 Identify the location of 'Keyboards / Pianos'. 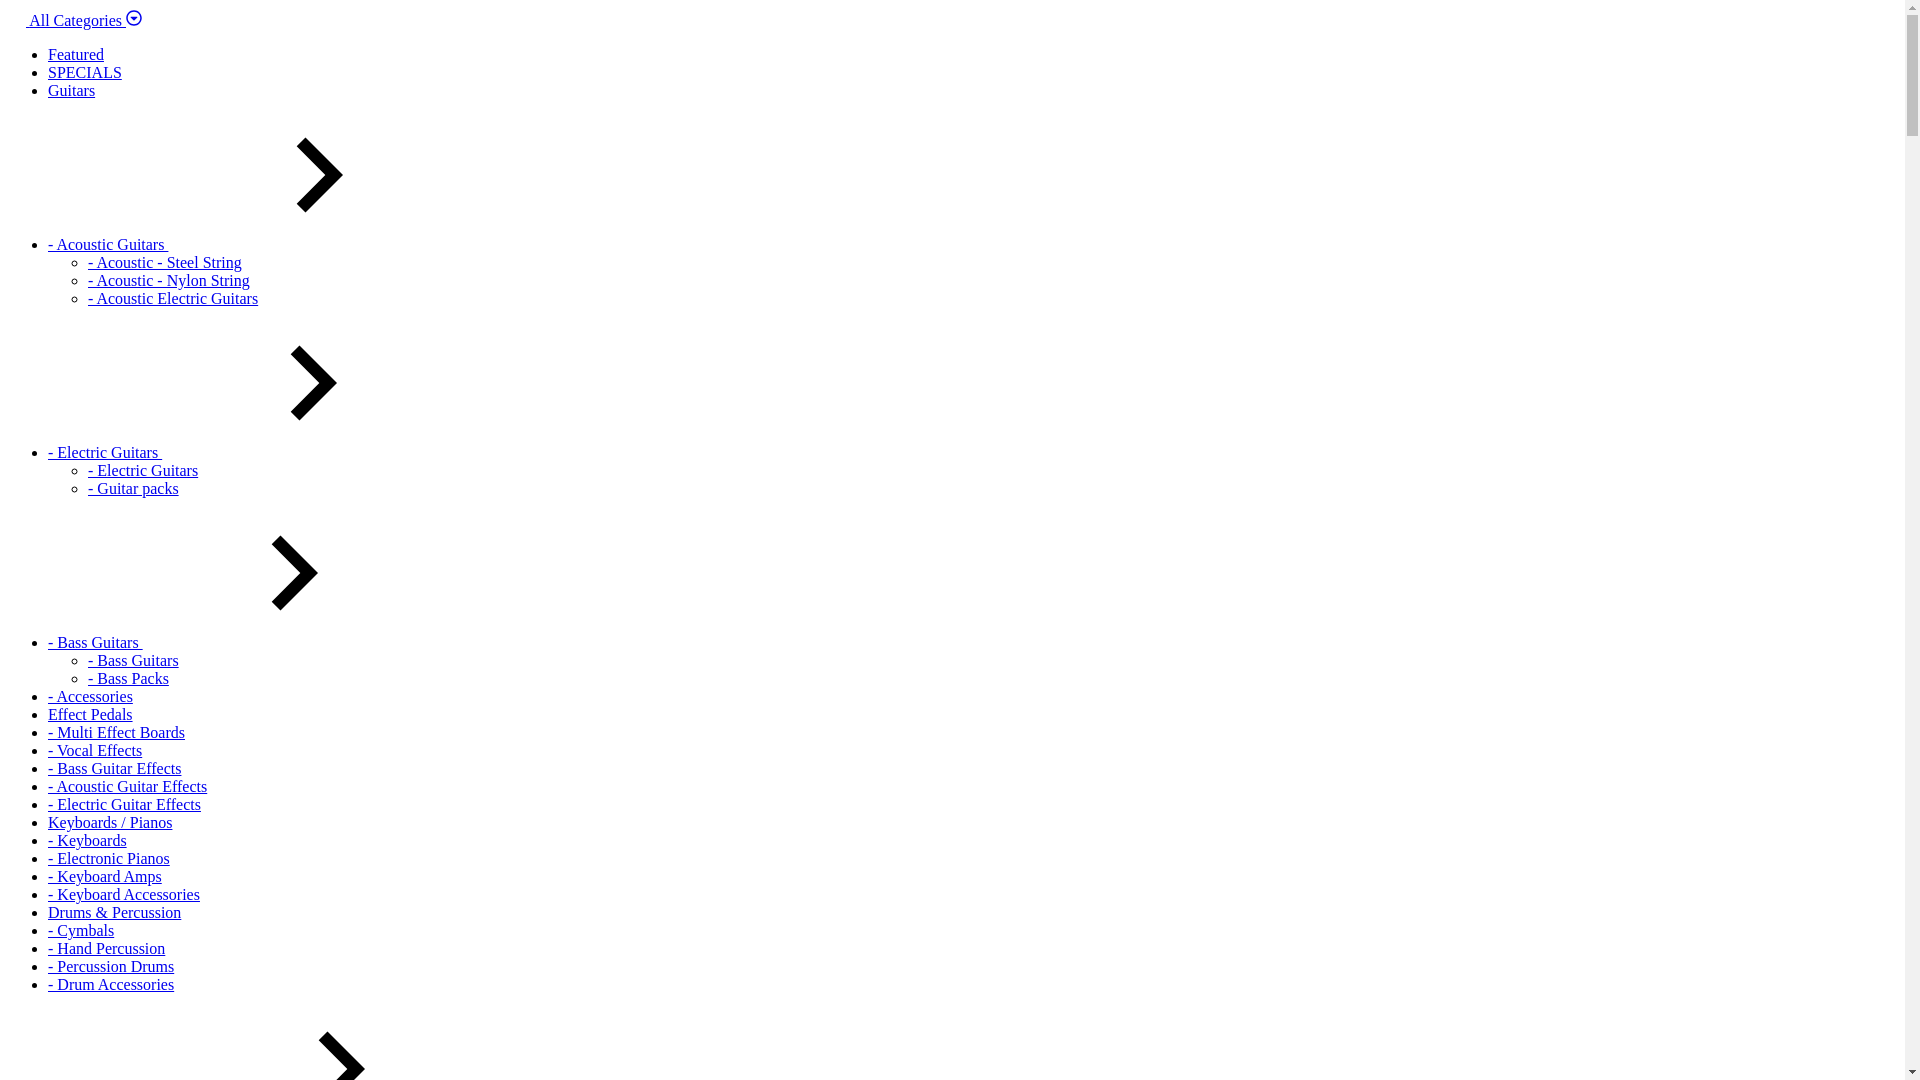
(48, 822).